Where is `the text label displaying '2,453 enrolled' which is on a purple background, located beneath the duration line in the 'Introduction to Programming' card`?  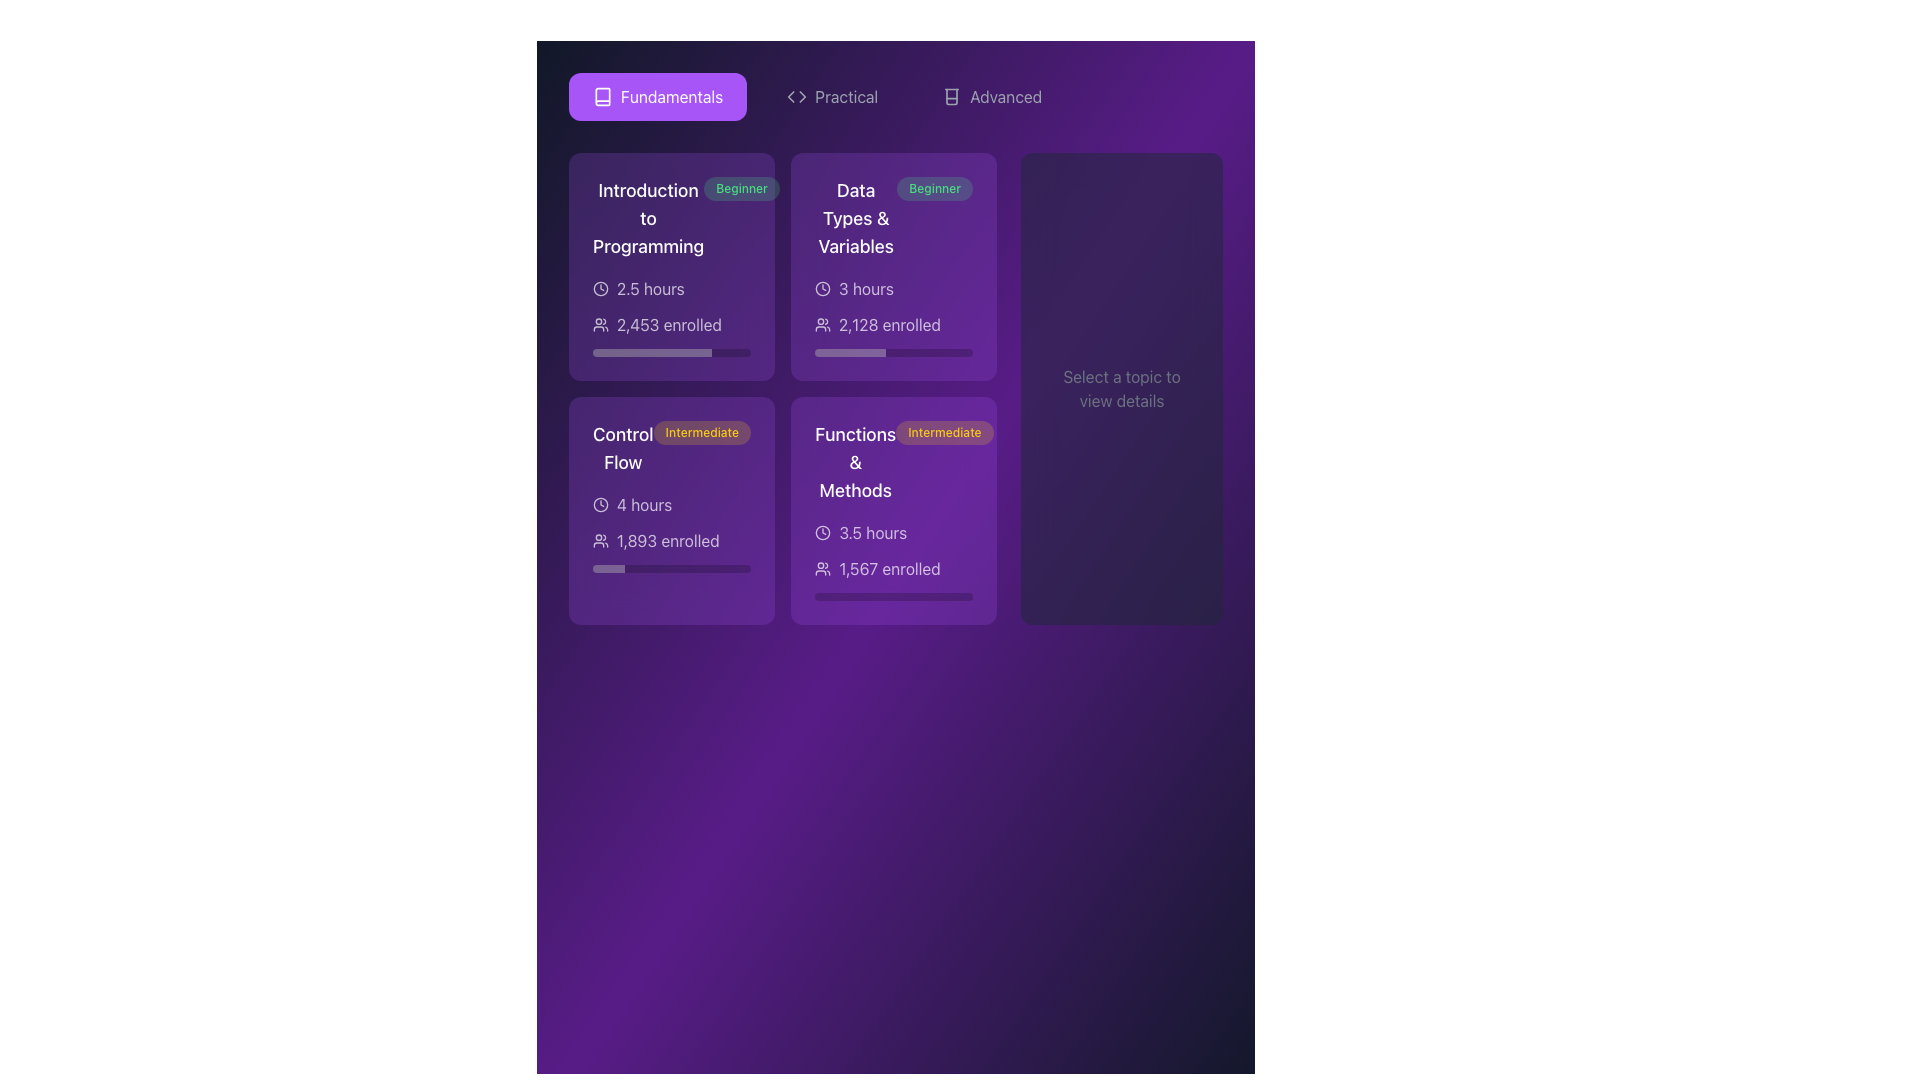
the text label displaying '2,453 enrolled' which is on a purple background, located beneath the duration line in the 'Introduction to Programming' card is located at coordinates (669, 323).